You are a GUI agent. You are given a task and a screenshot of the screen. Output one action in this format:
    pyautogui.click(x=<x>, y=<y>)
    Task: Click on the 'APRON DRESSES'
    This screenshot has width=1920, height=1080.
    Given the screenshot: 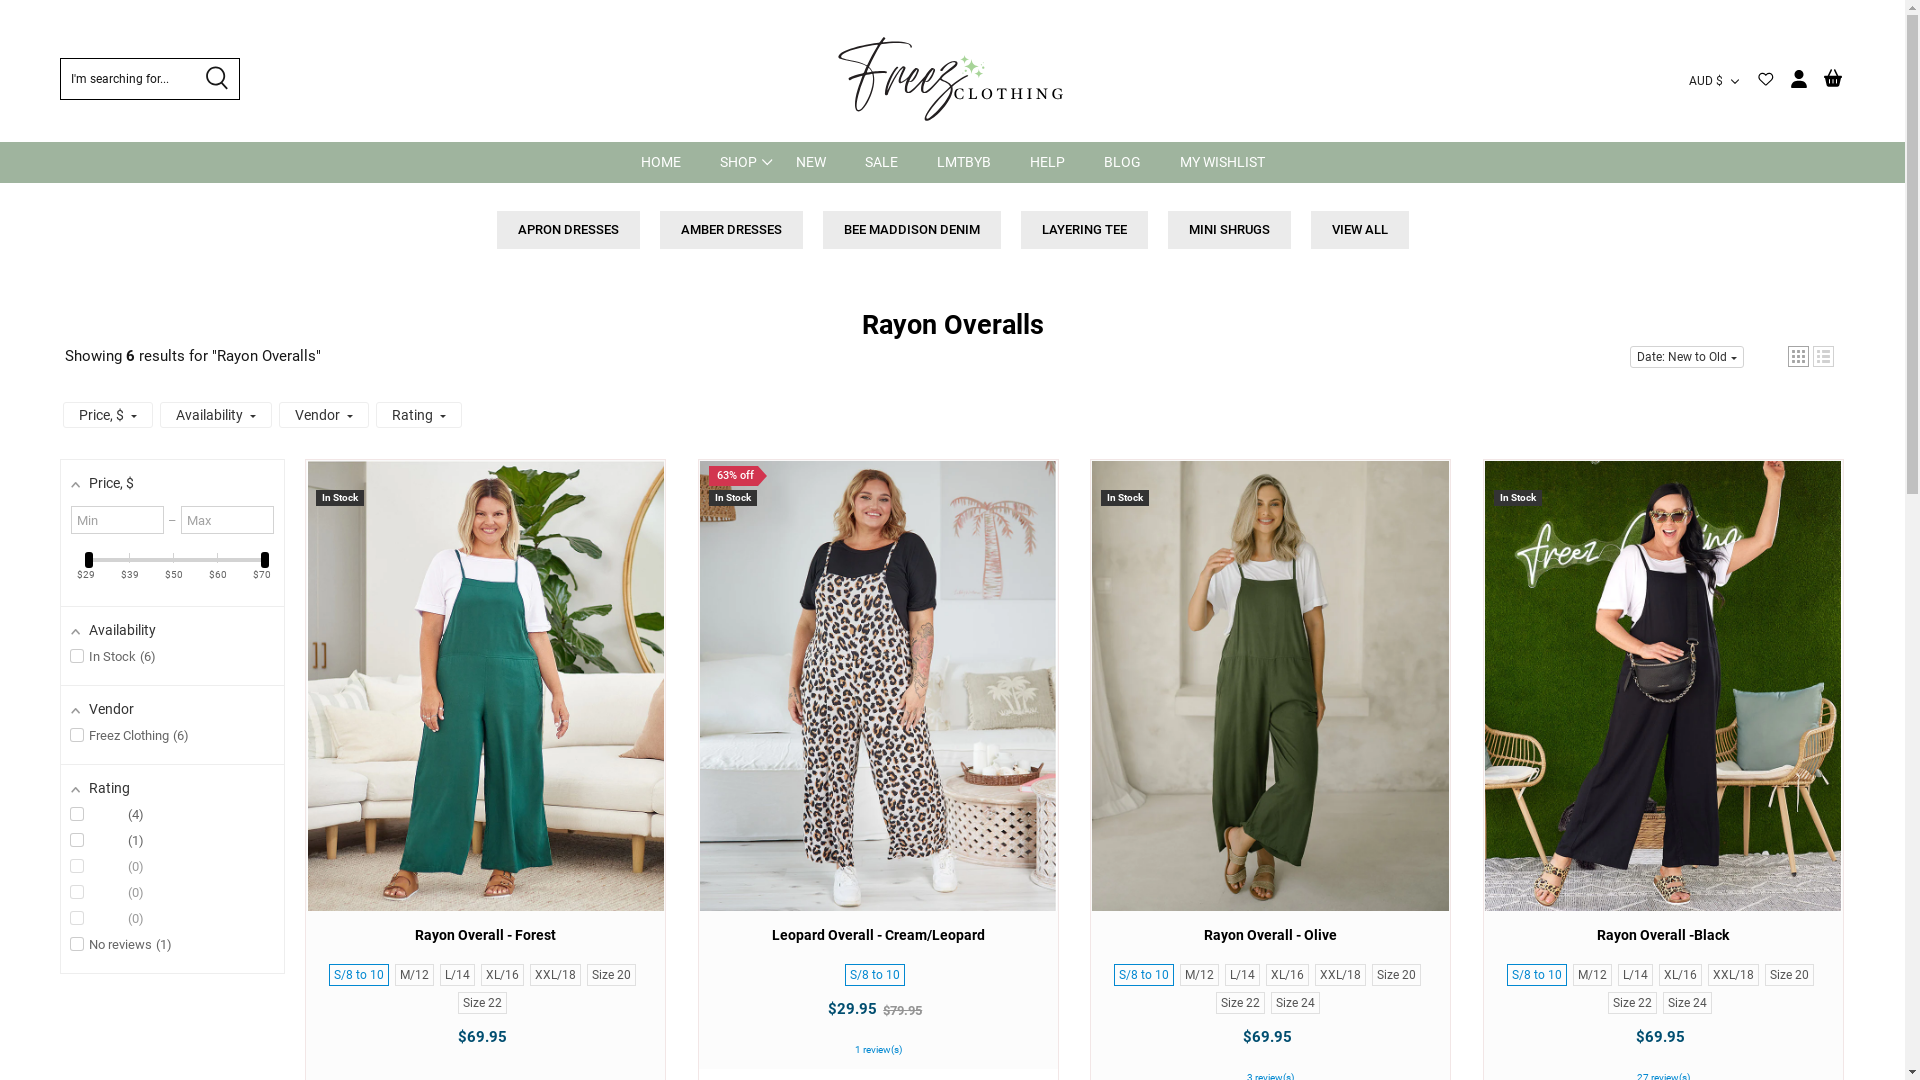 What is the action you would take?
    pyautogui.click(x=566, y=229)
    